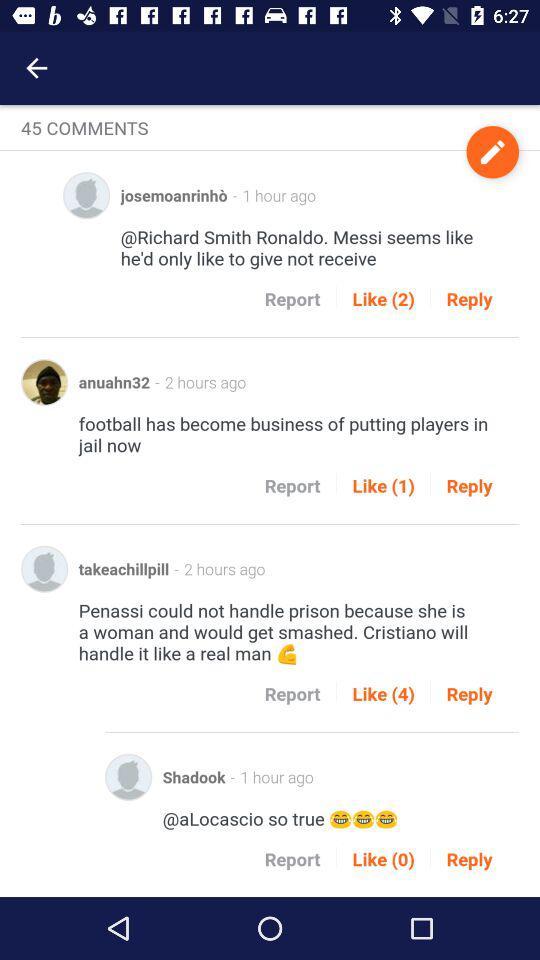  Describe the element at coordinates (491, 151) in the screenshot. I see `write a comment` at that location.